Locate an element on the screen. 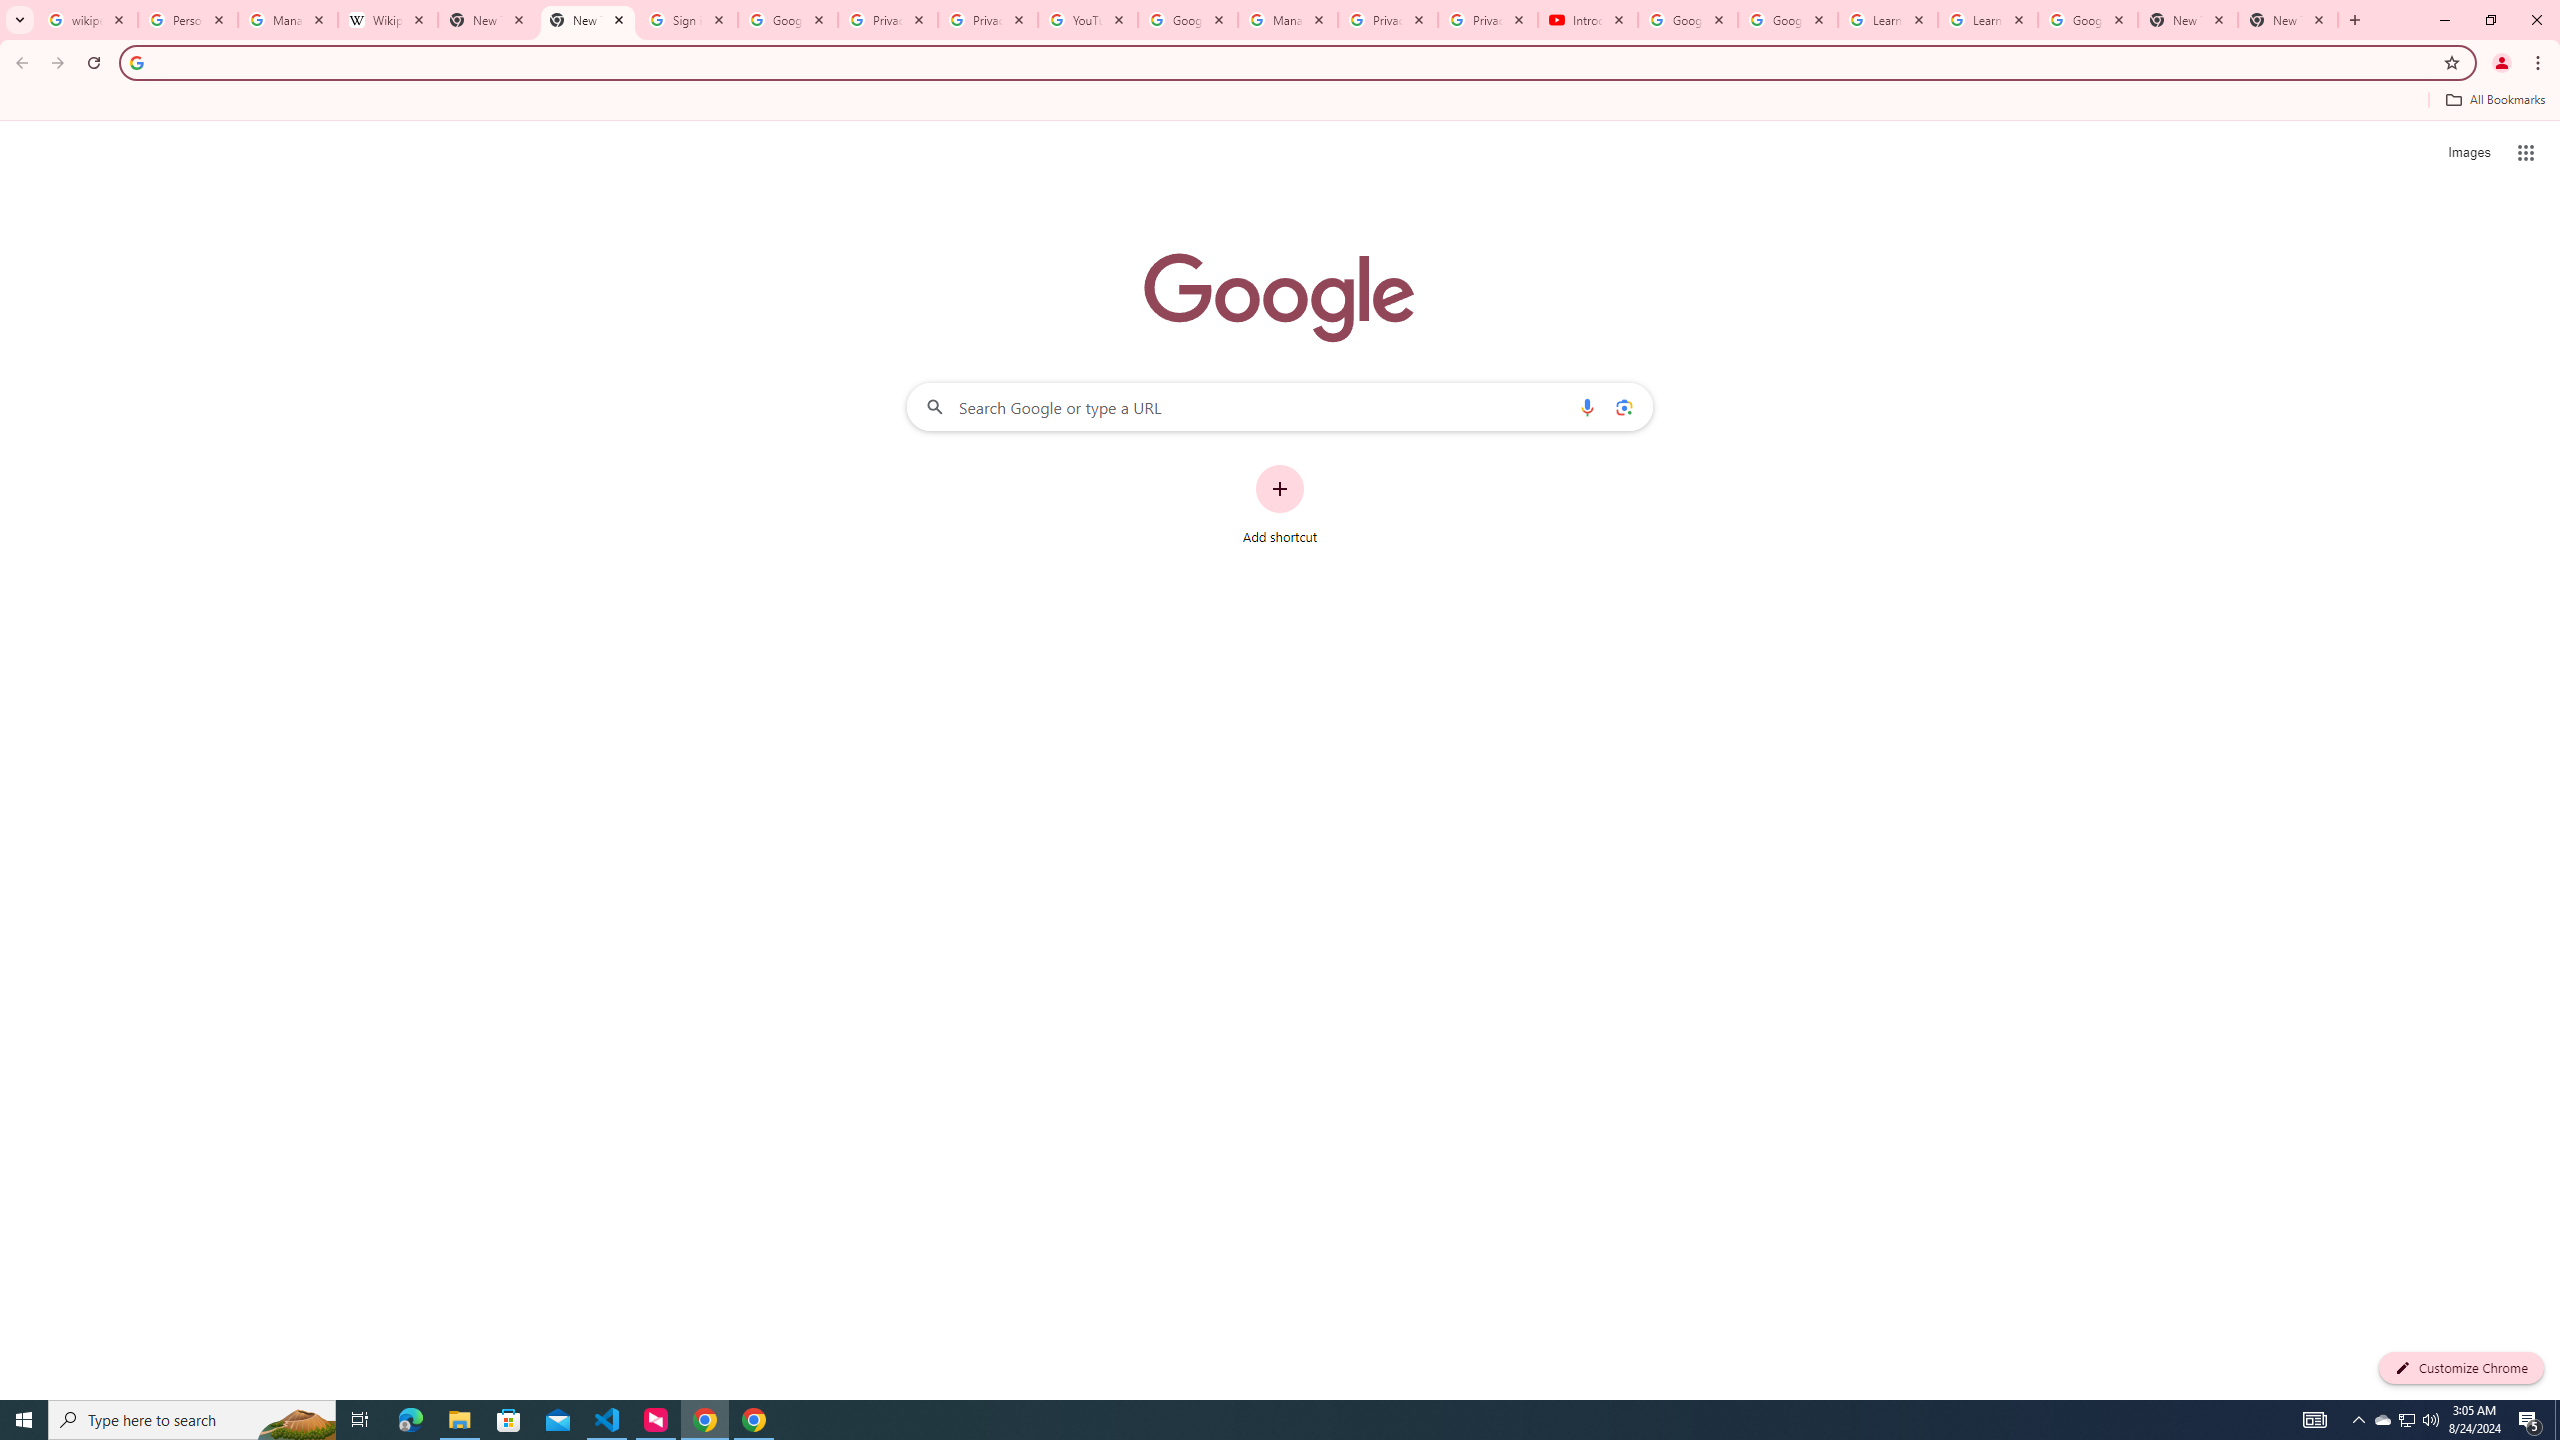 Image resolution: width=2560 pixels, height=1440 pixels. 'Wikipedia:Edit requests - Wikipedia' is located at coordinates (388, 19).